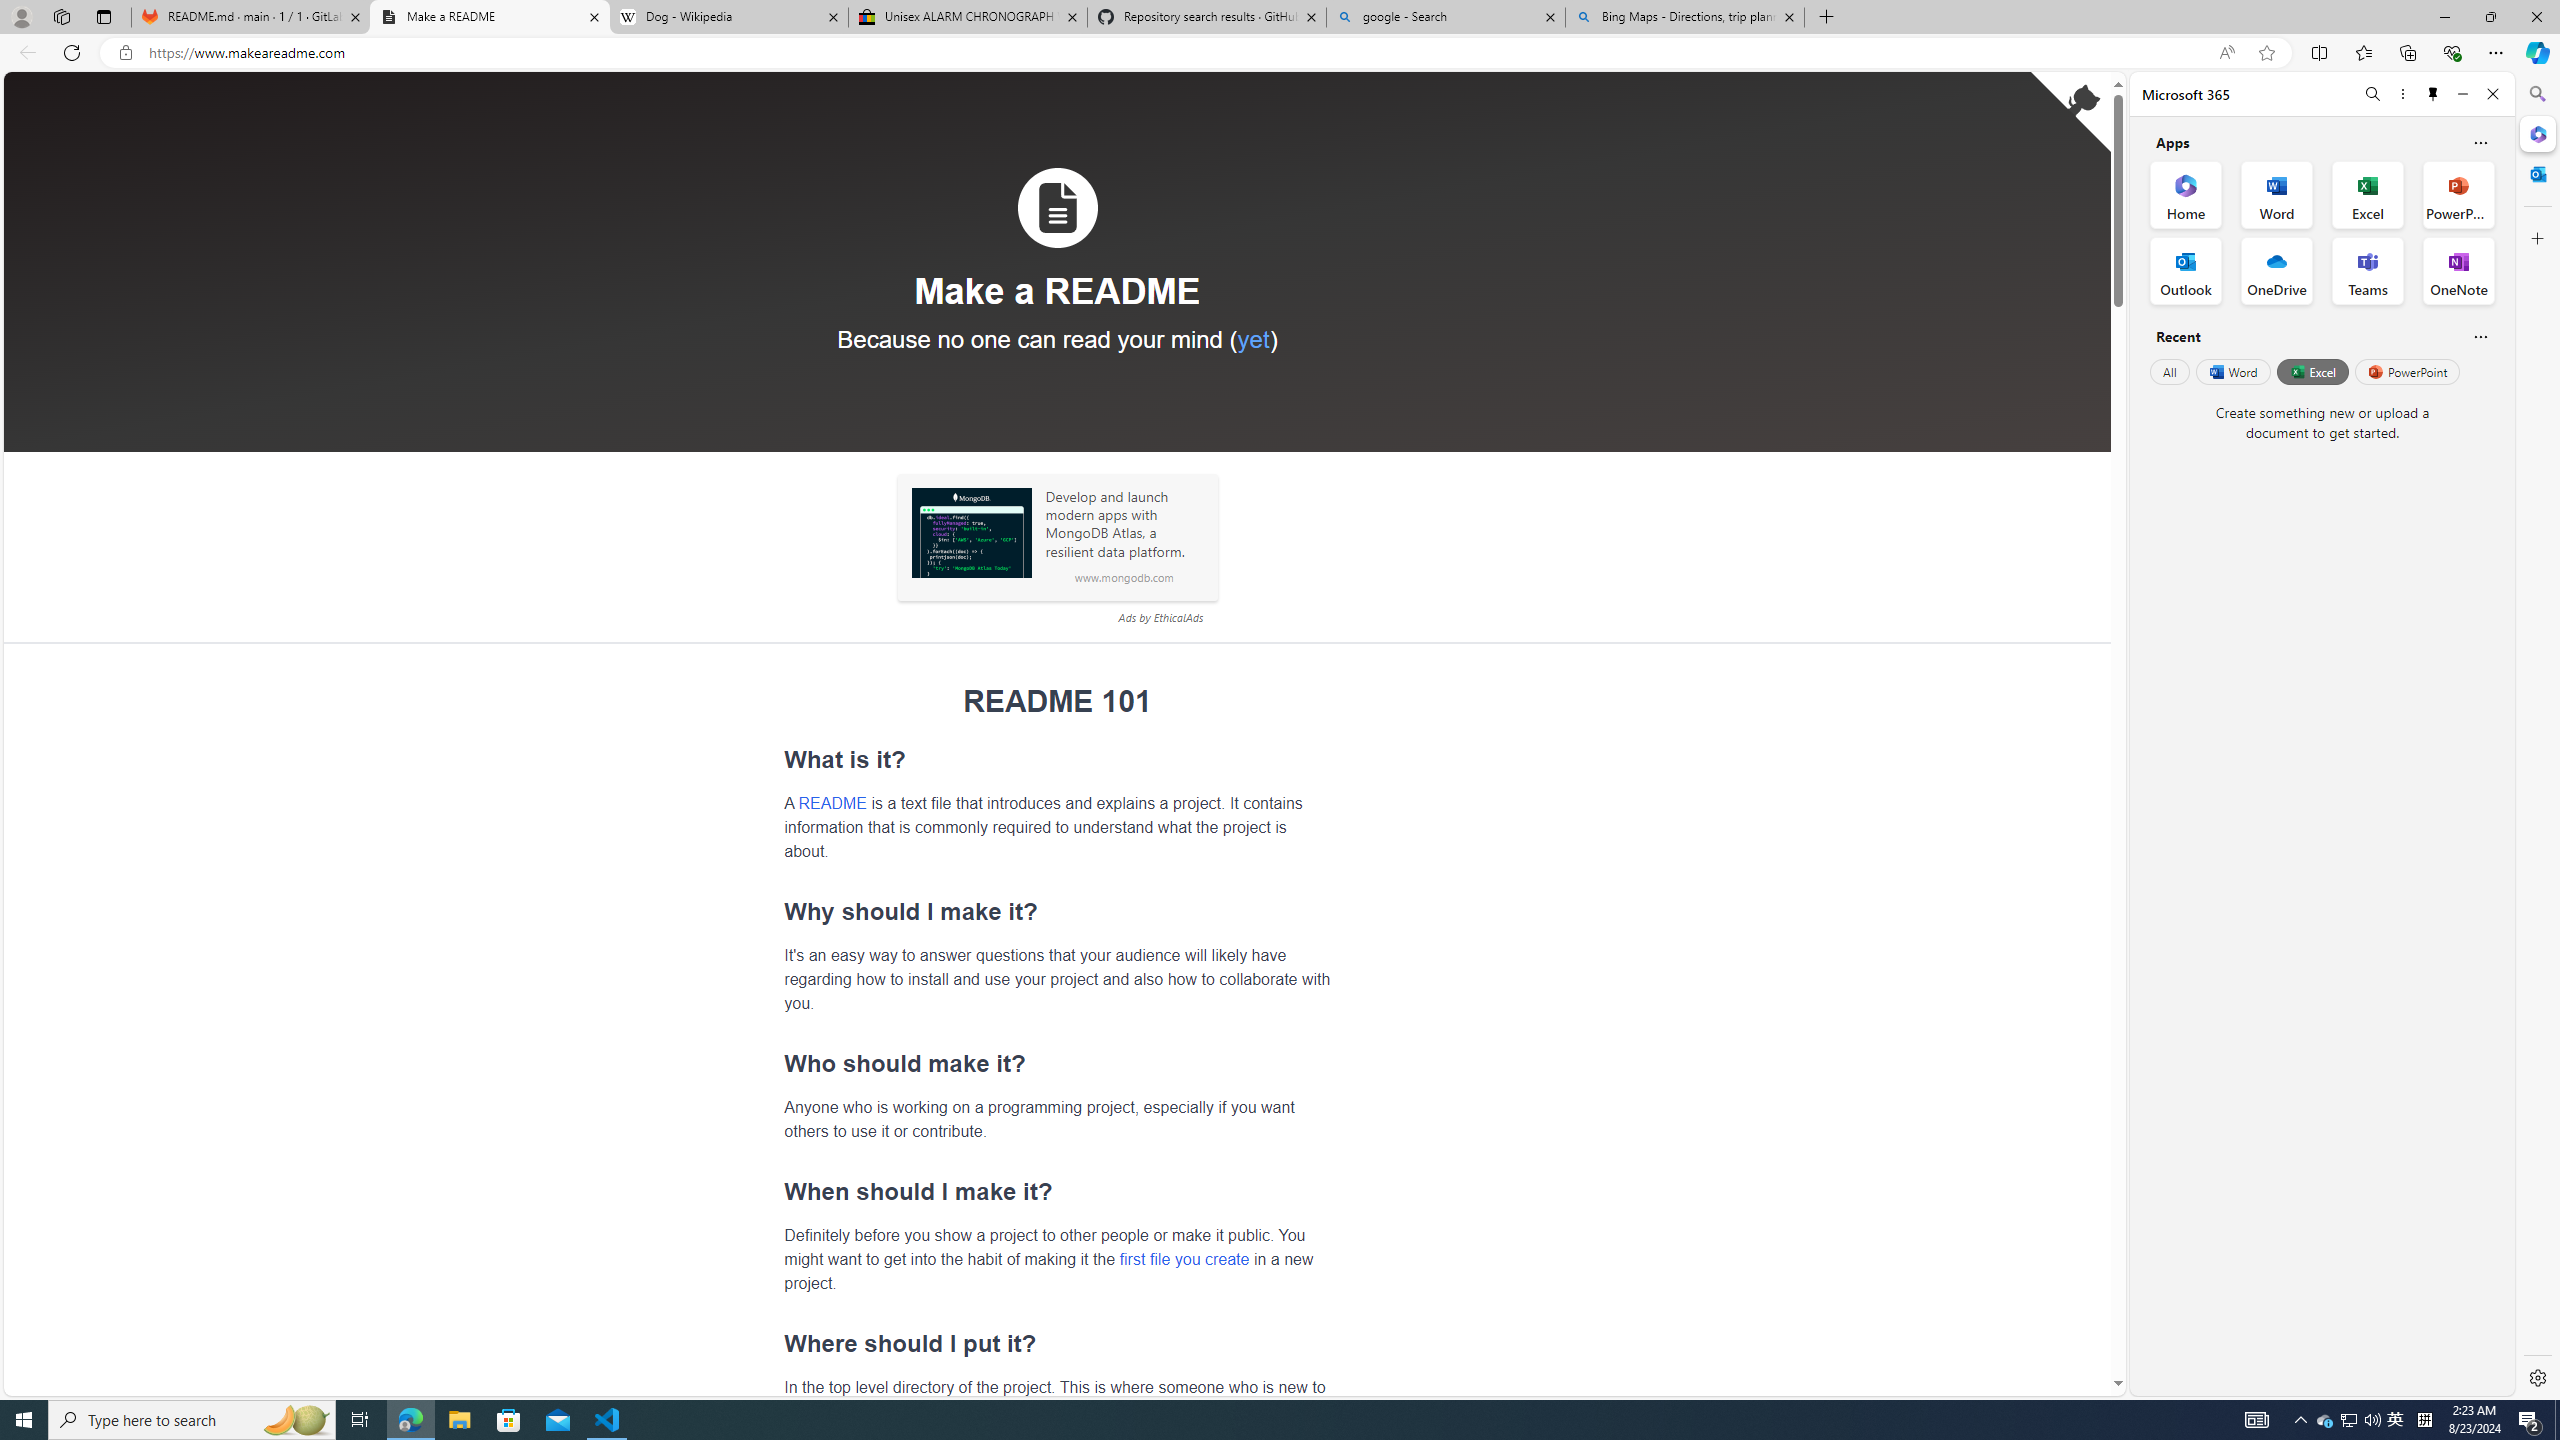  What do you see at coordinates (832, 801) in the screenshot?
I see `'README'` at bounding box center [832, 801].